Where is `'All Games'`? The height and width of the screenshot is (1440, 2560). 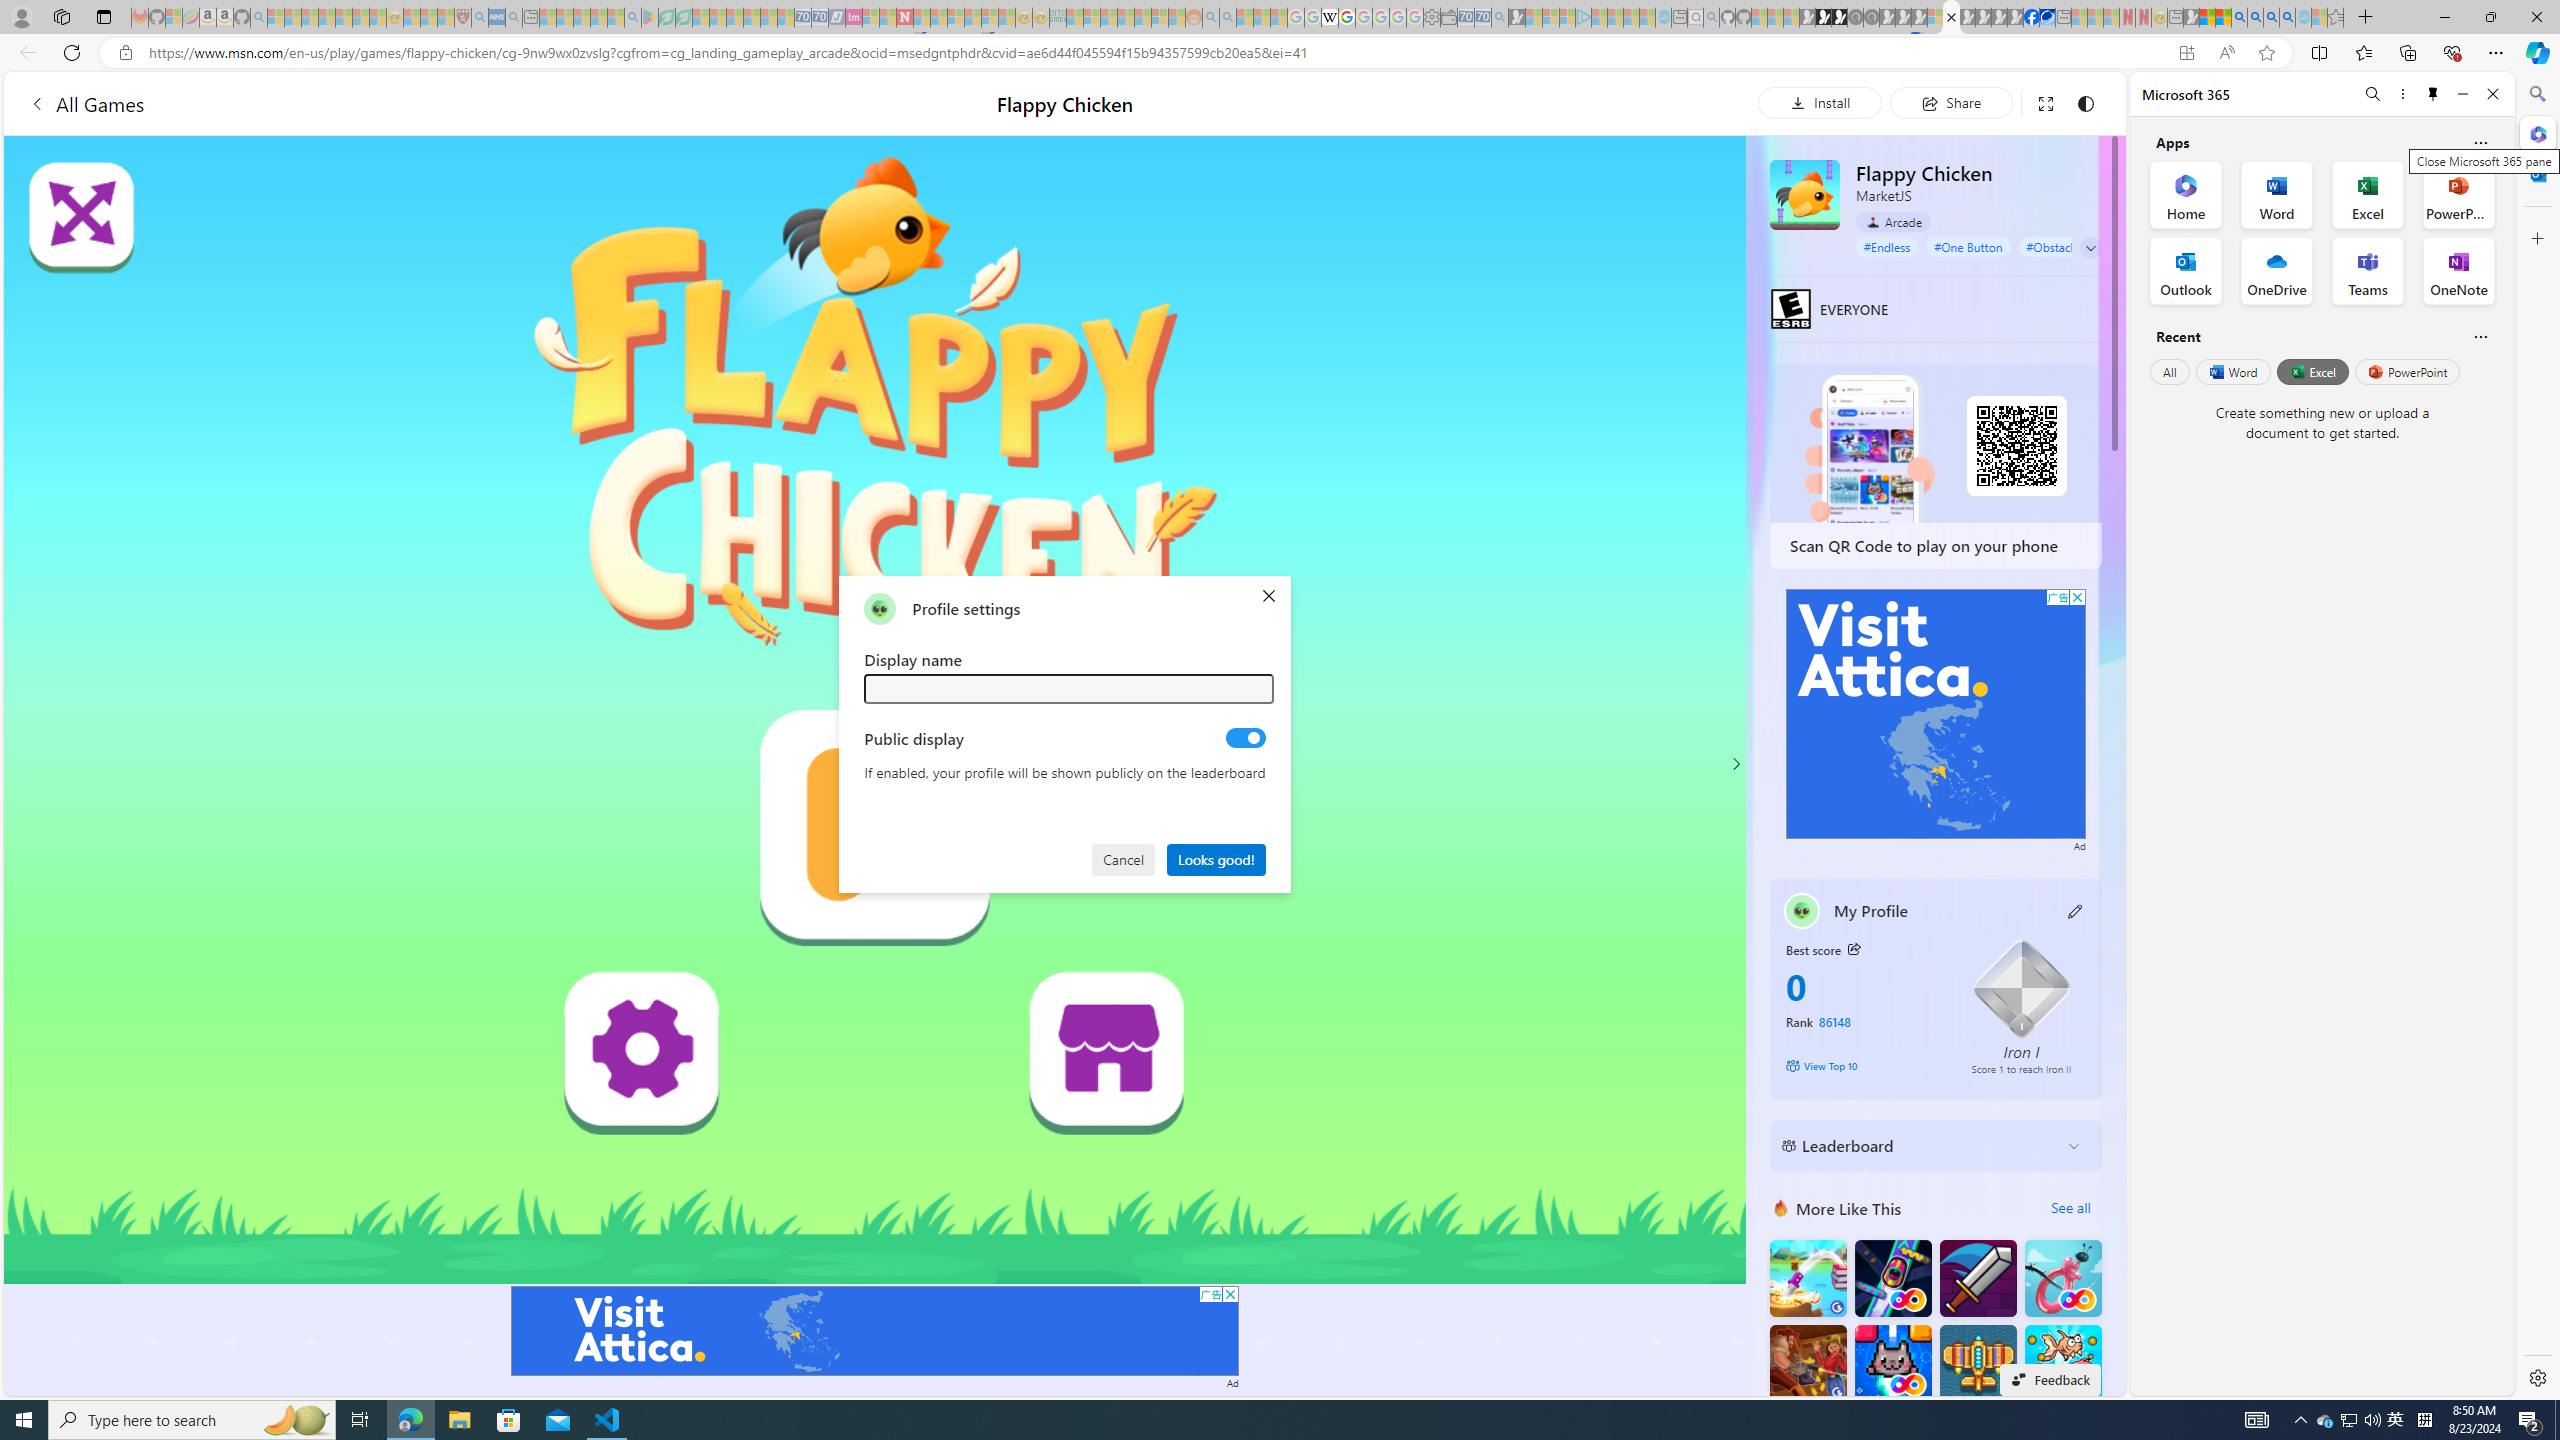
'All Games' is located at coordinates (86, 103).